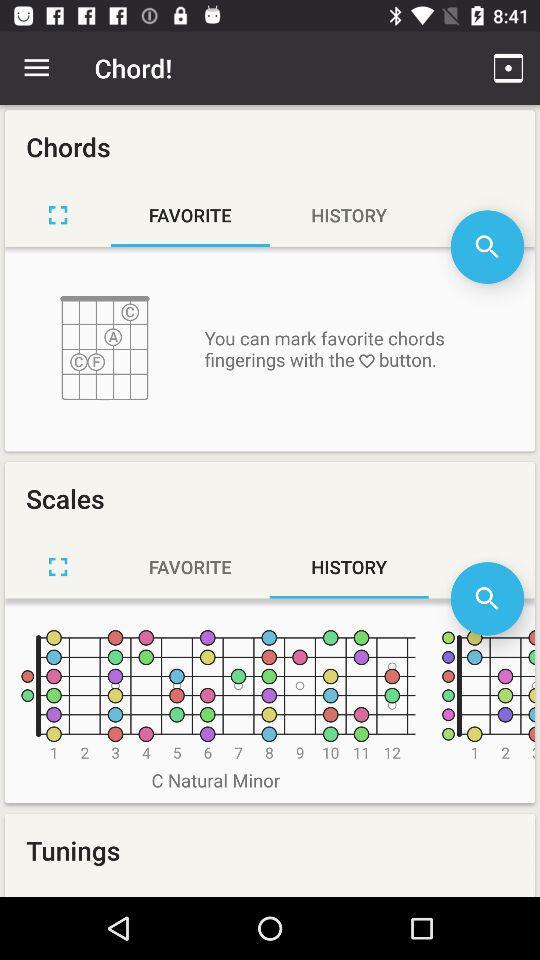 The width and height of the screenshot is (540, 960). Describe the element at coordinates (58, 215) in the screenshot. I see `maximize page` at that location.